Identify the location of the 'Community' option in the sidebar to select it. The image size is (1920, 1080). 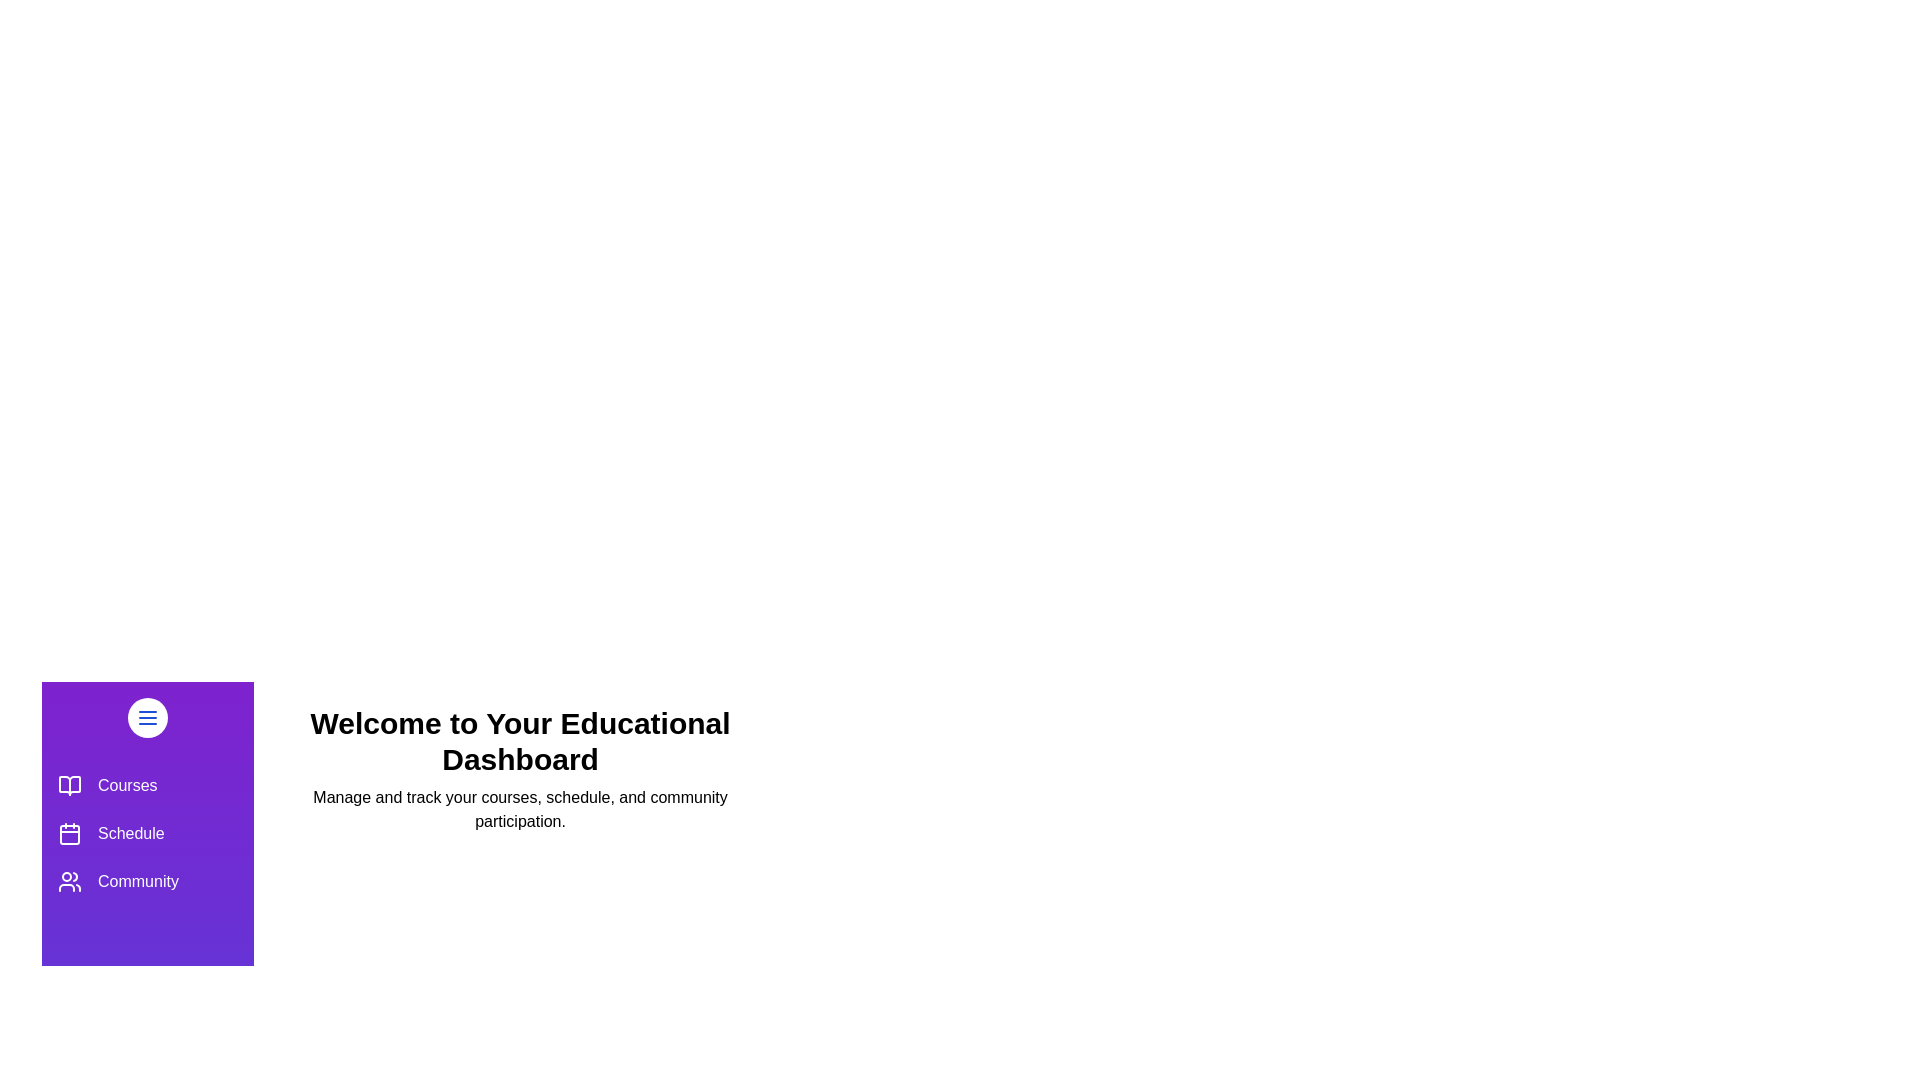
(147, 881).